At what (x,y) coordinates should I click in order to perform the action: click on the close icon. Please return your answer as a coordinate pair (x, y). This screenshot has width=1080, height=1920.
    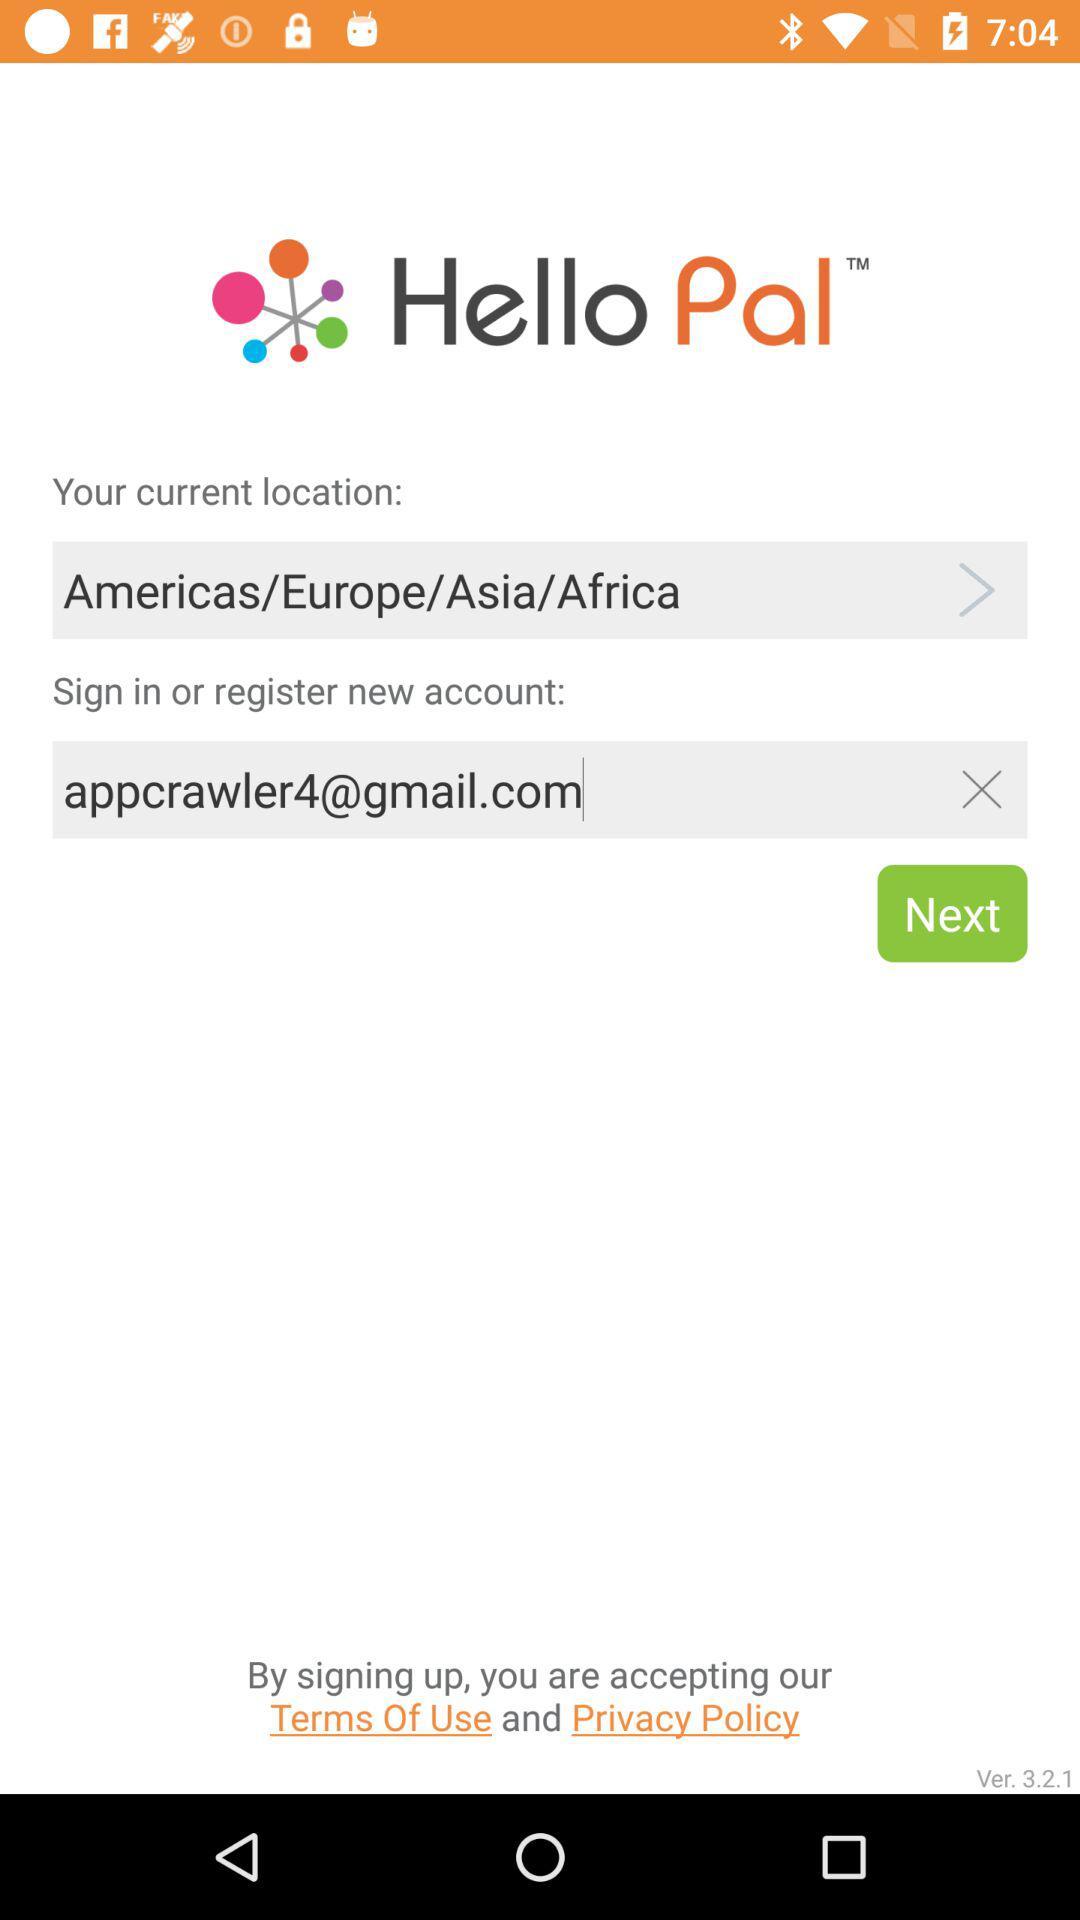
    Looking at the image, I should click on (980, 788).